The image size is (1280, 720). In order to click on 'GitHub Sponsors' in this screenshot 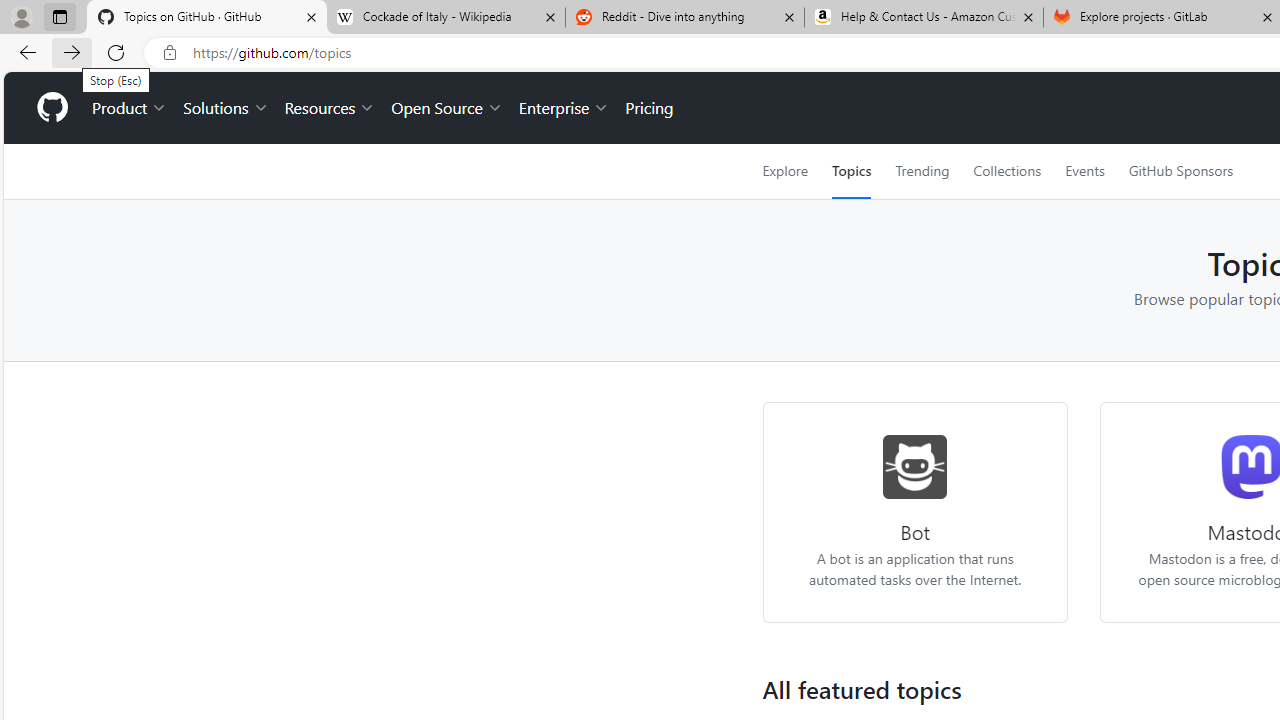, I will do `click(1180, 170)`.